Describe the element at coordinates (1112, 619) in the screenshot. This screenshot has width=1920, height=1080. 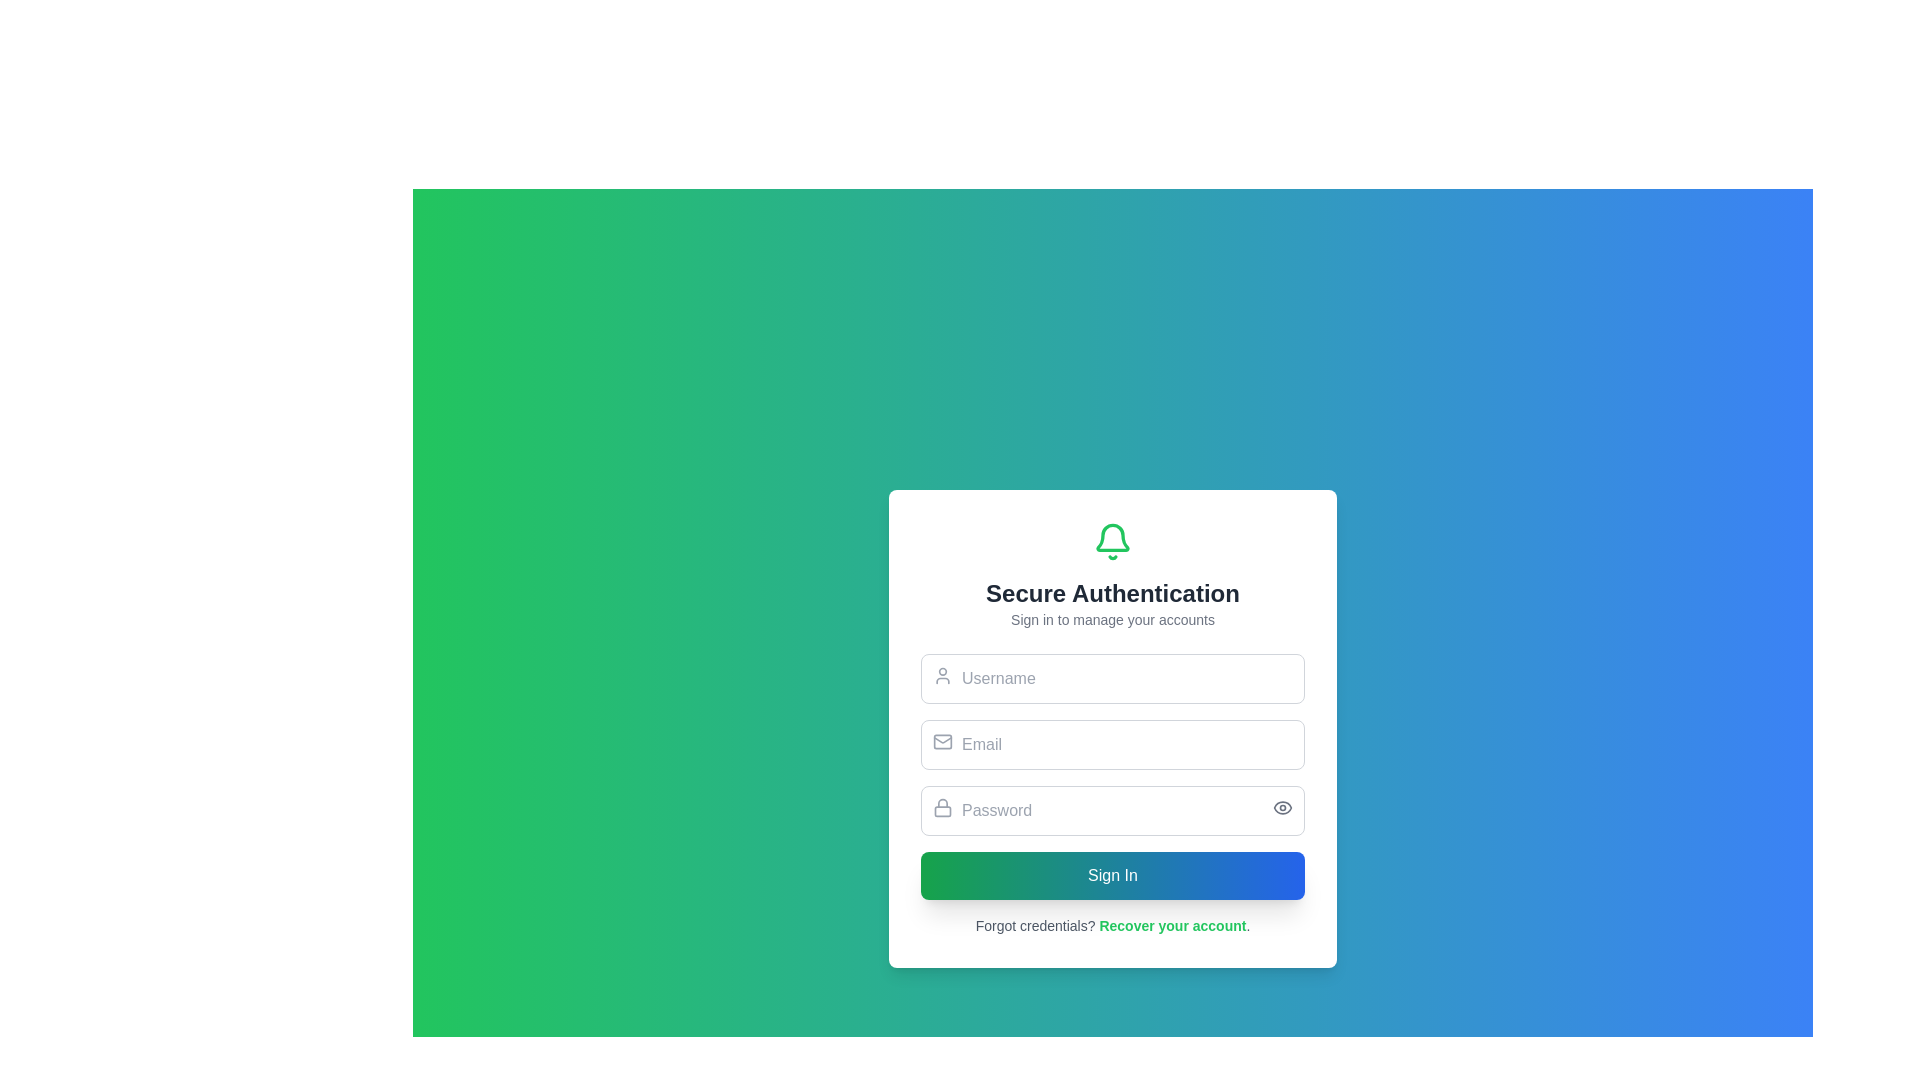
I see `the Static Text element displaying 'Sign in to manage your accounts', which is positioned below 'Secure Authentication' and above the user credential input fields` at that location.